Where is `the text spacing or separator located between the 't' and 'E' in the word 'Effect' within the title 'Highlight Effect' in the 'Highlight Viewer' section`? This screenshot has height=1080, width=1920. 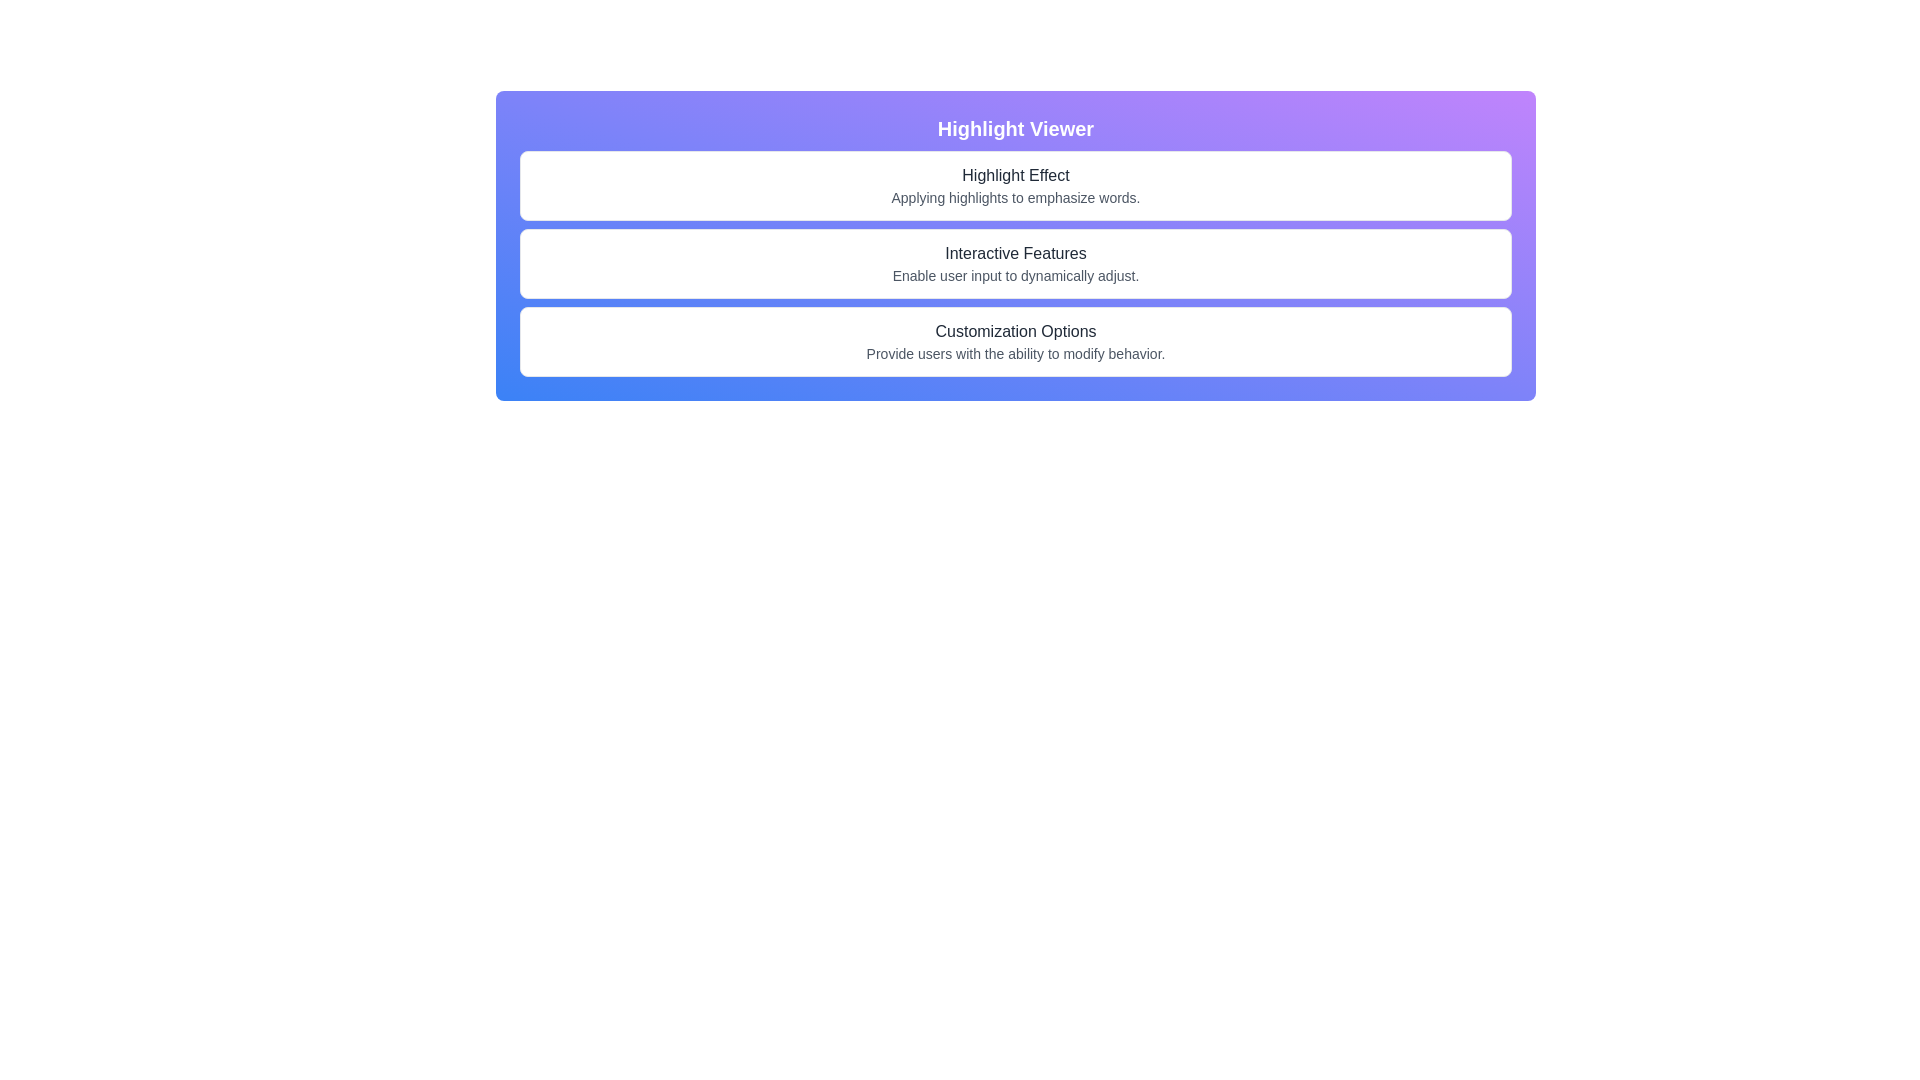
the text spacing or separator located between the 't' and 'E' in the word 'Effect' within the title 'Highlight Effect' in the 'Highlight Viewer' section is located at coordinates (1026, 174).